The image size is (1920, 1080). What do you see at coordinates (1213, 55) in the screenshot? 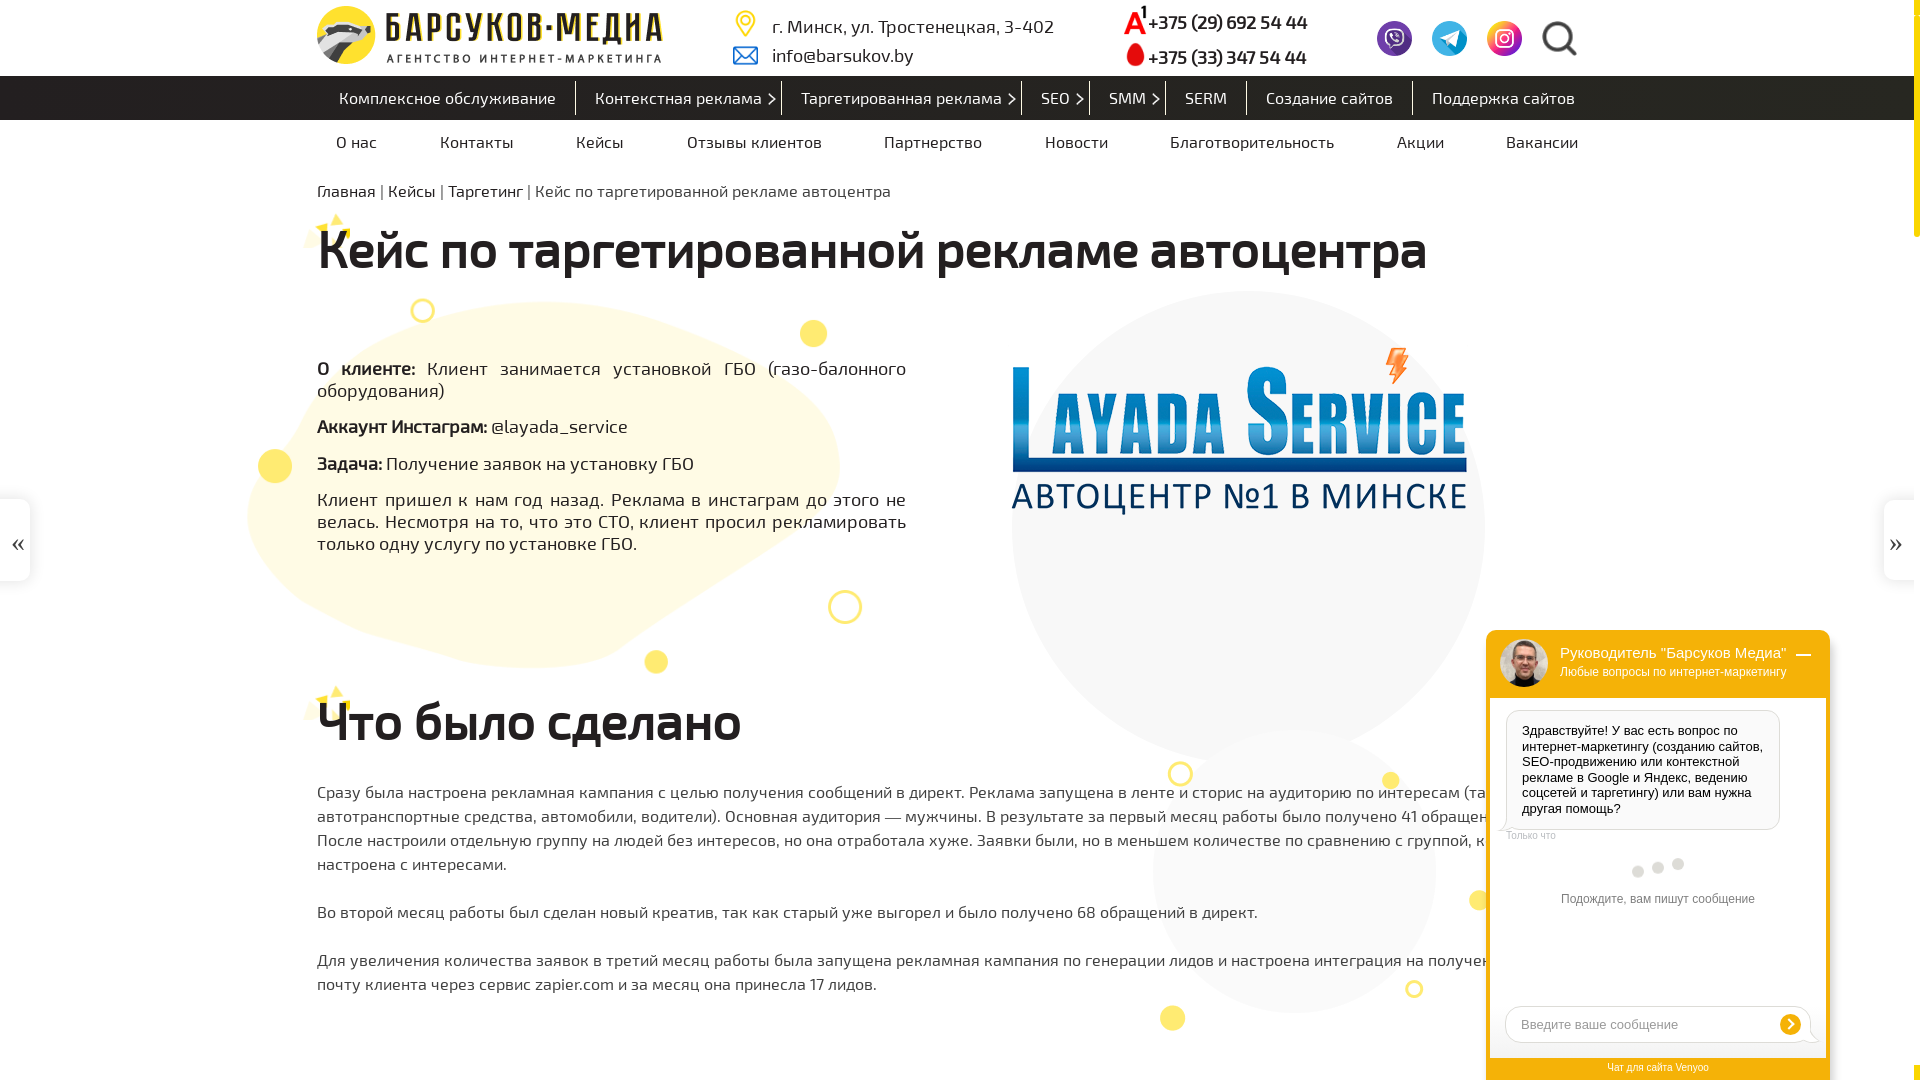
I see `'+375 (33) 347 54 44'` at bounding box center [1213, 55].